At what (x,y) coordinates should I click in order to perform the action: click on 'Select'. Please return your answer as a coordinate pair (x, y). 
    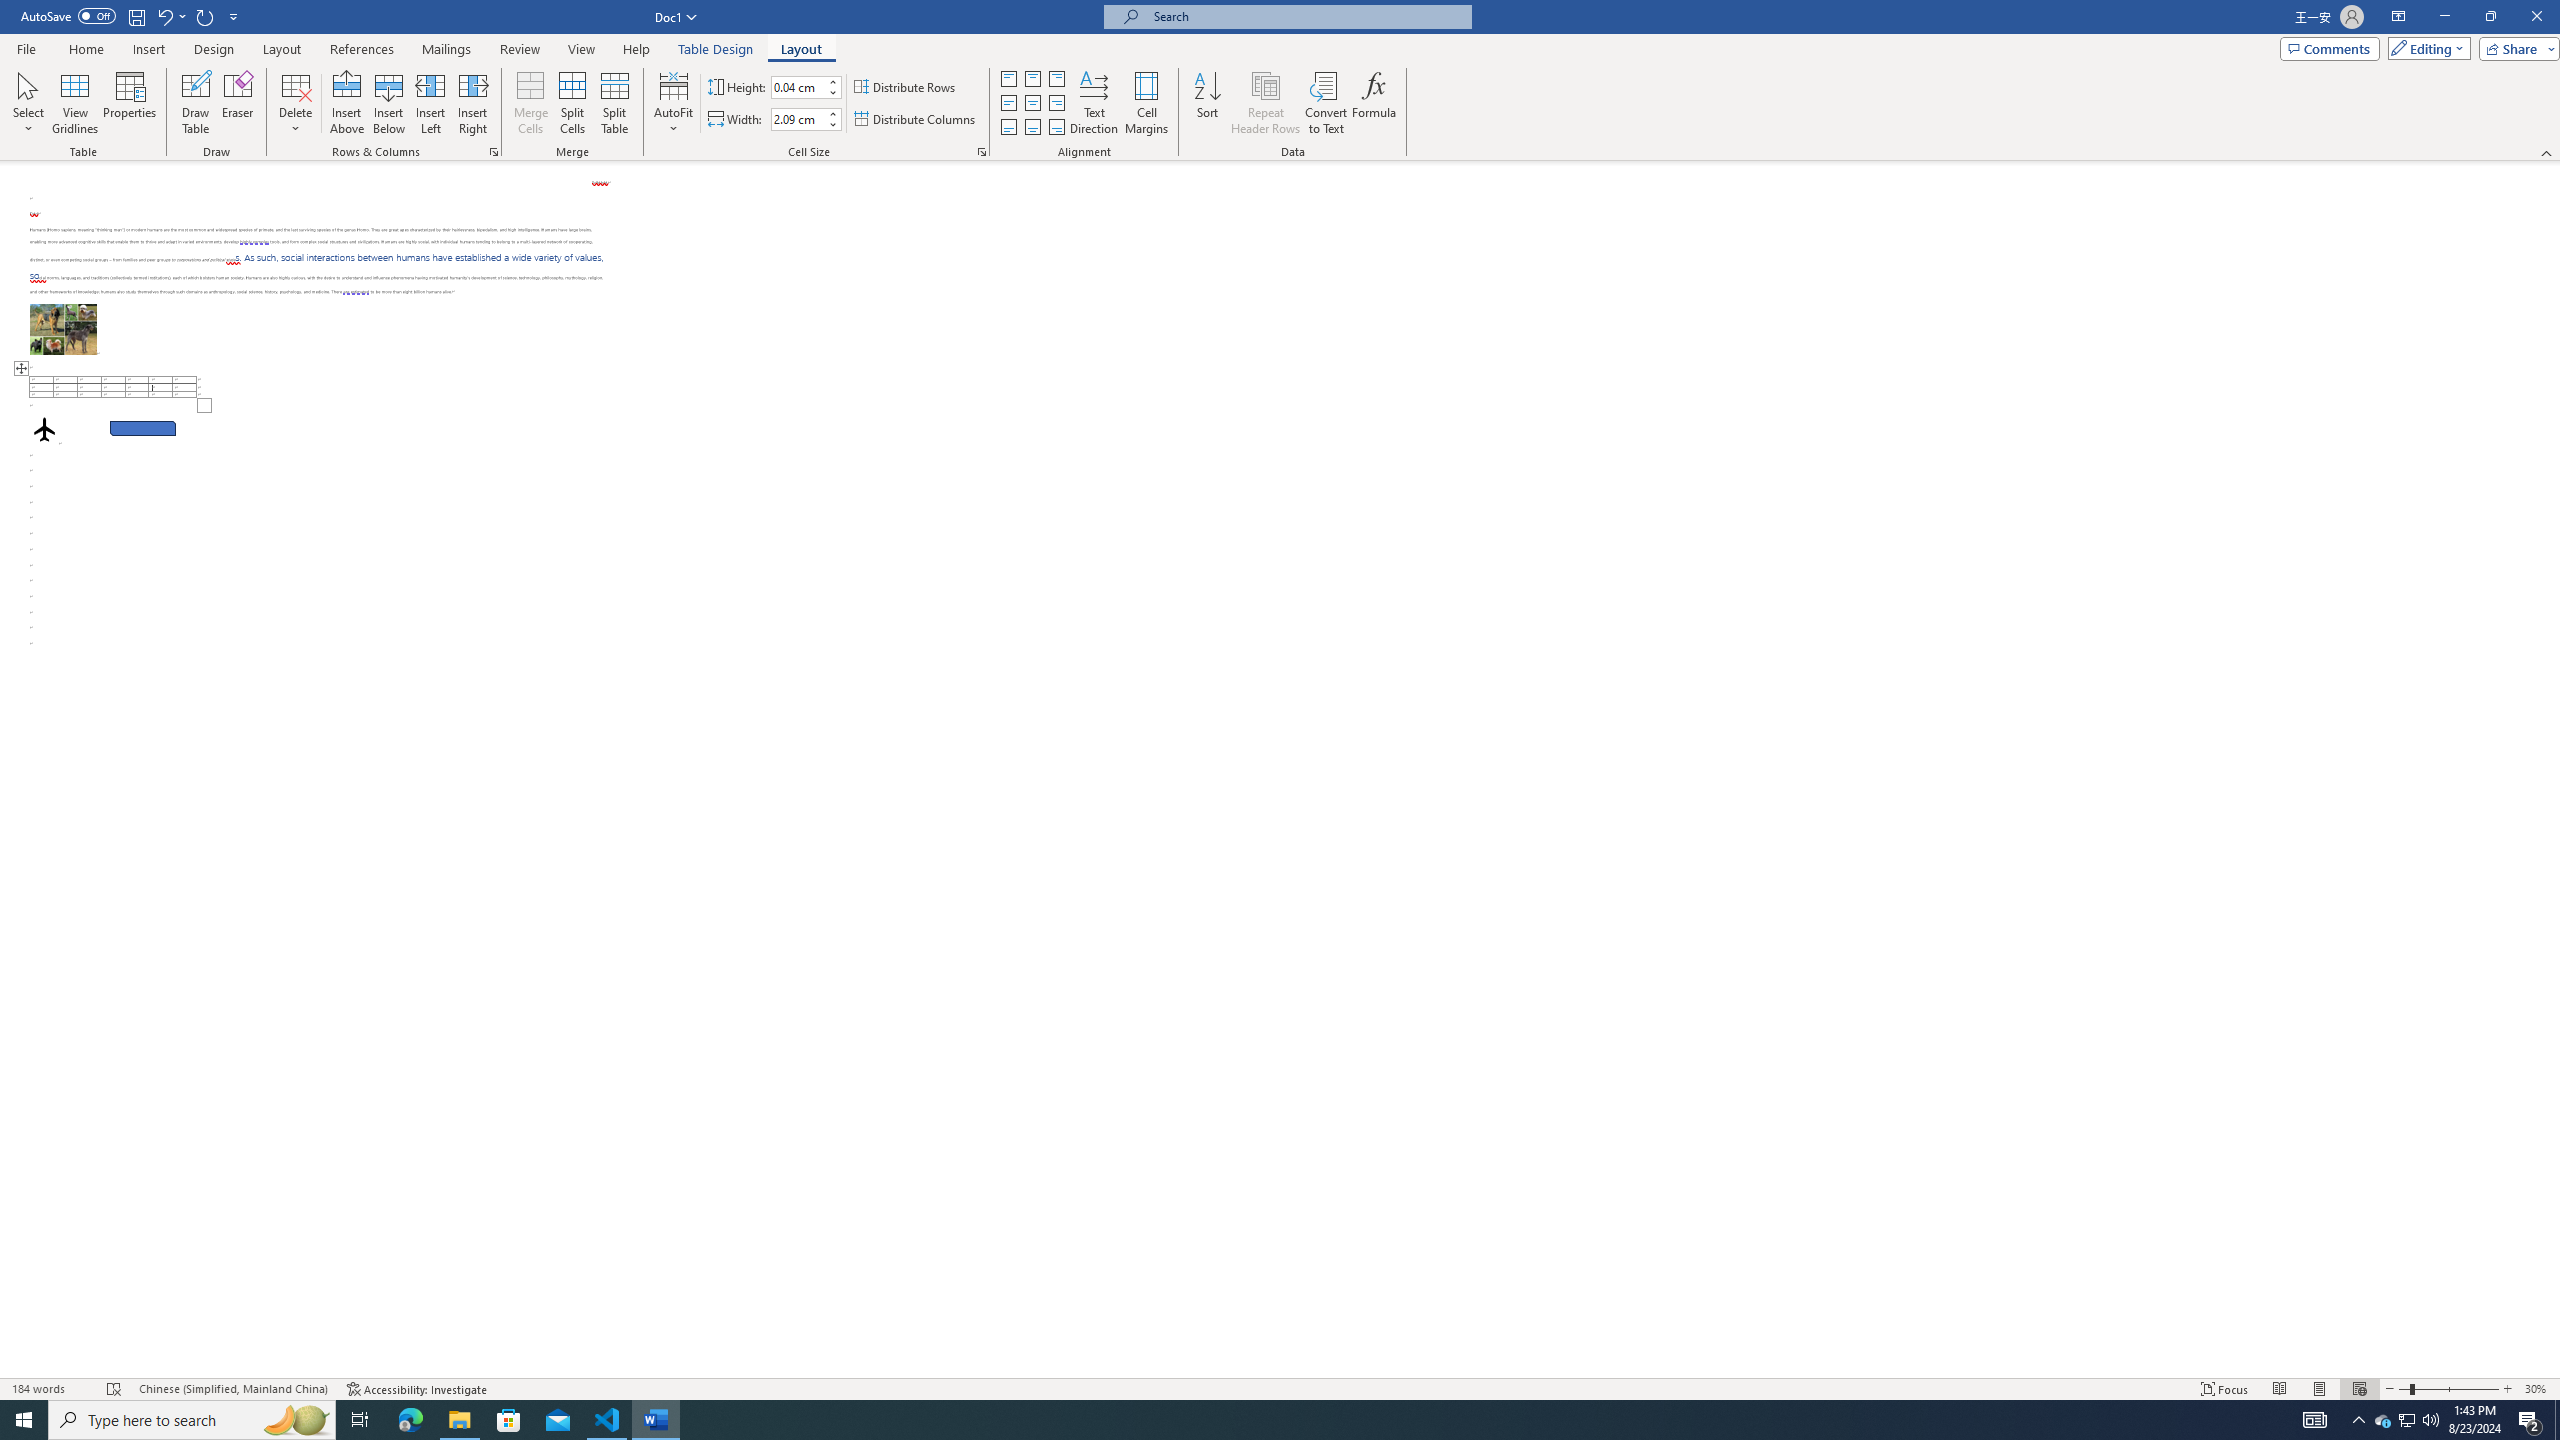
    Looking at the image, I should click on (28, 103).